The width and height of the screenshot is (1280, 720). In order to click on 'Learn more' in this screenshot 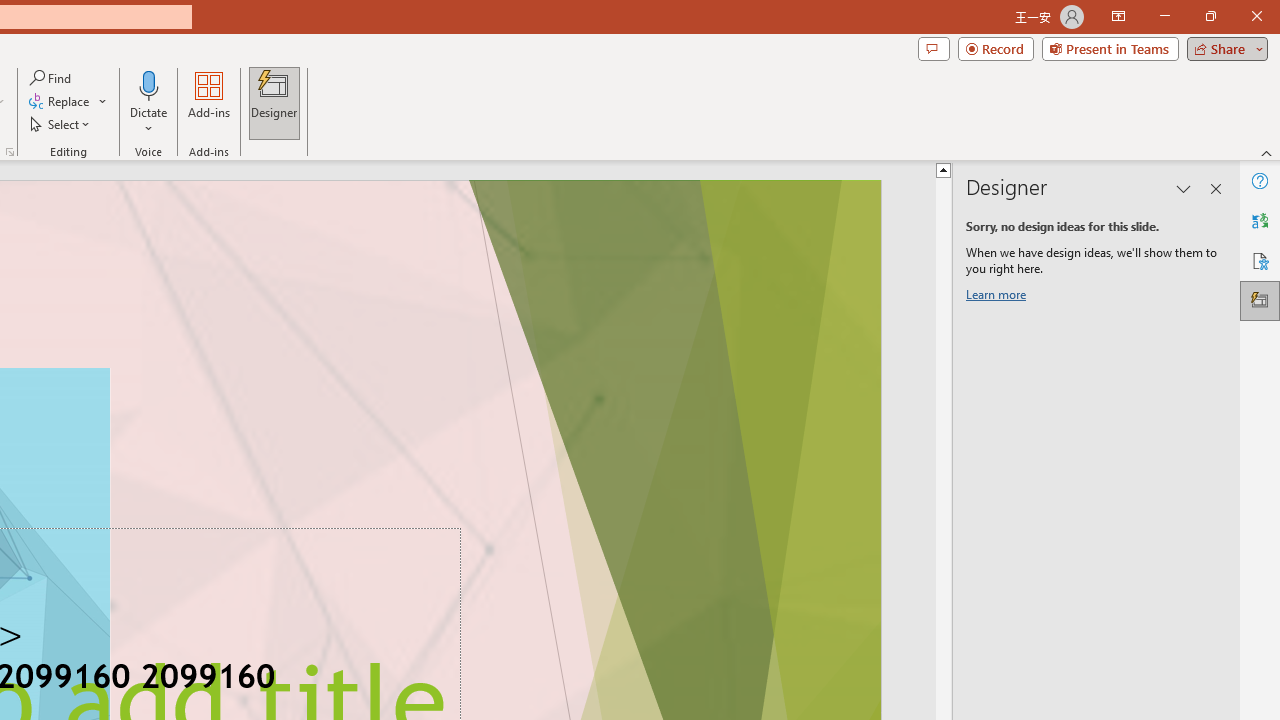, I will do `click(999, 298)`.